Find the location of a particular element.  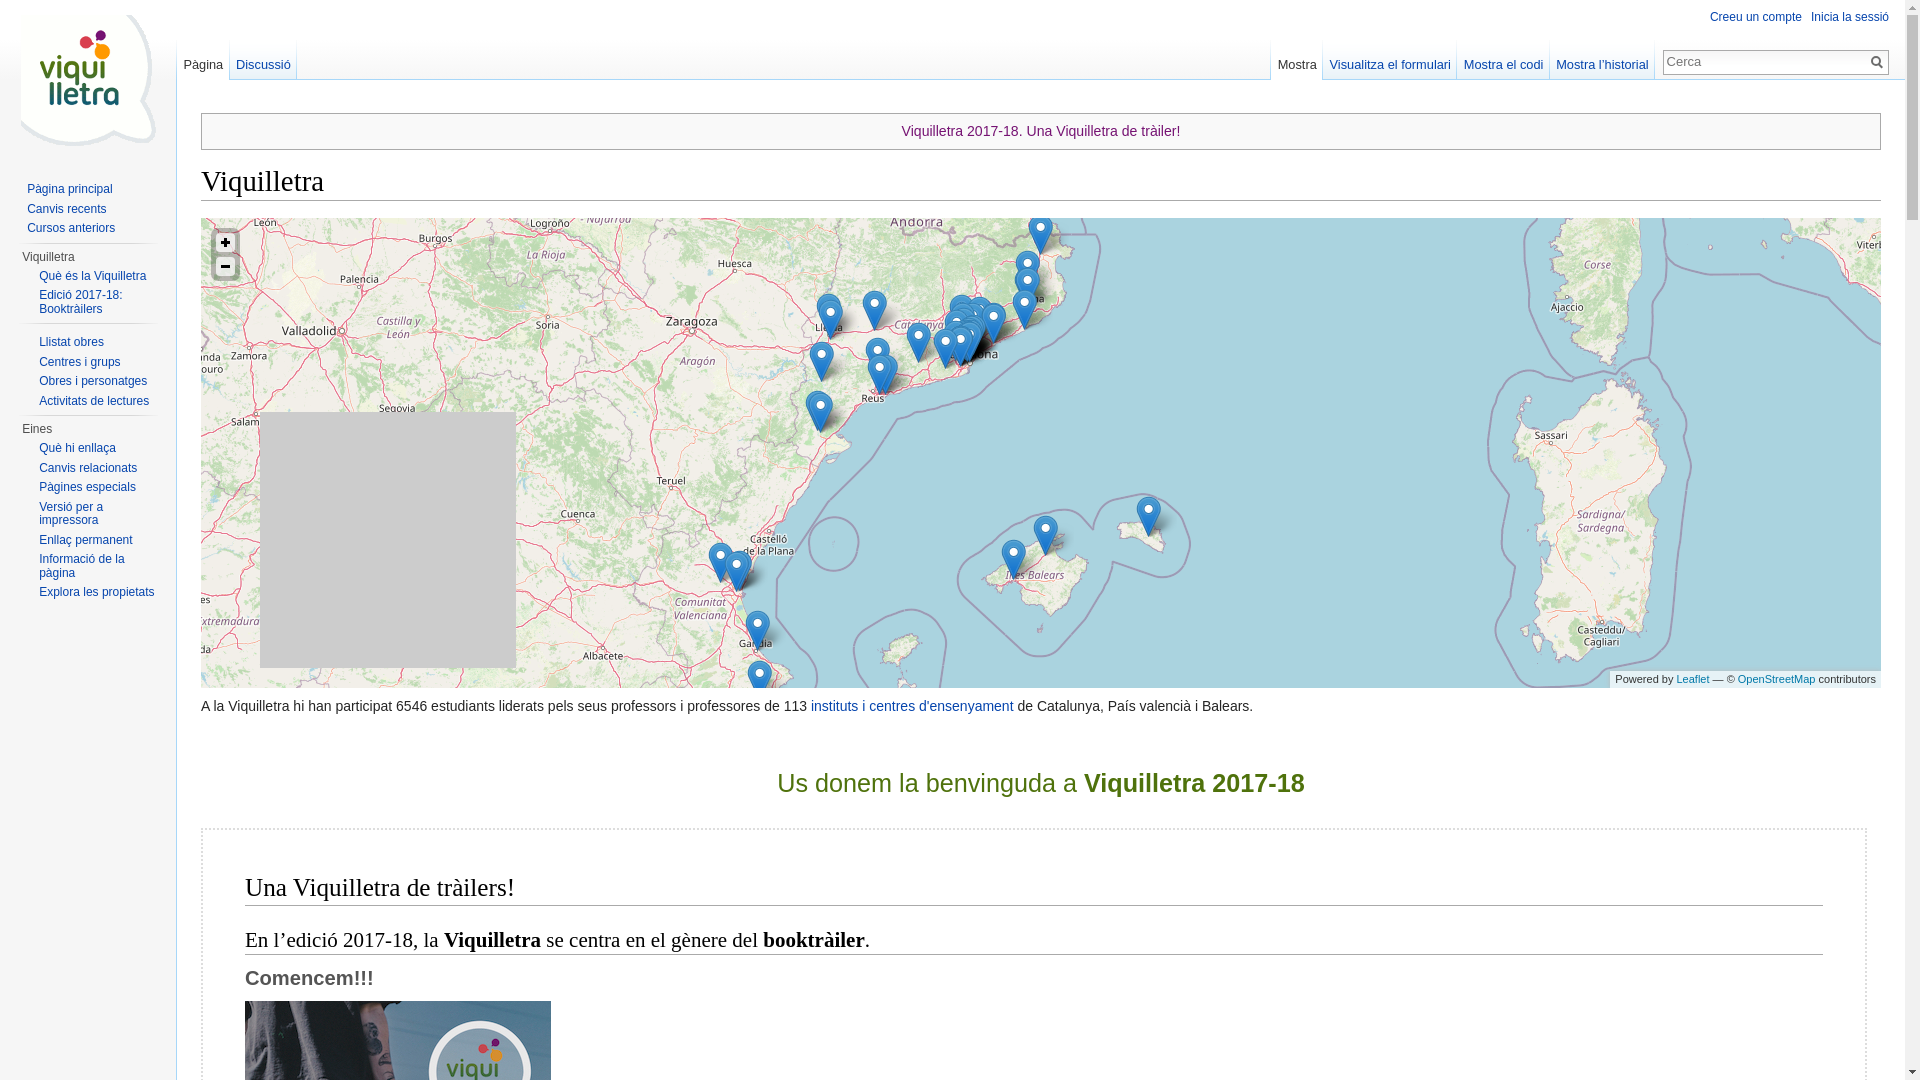

'Creeu un compte' is located at coordinates (1755, 16).